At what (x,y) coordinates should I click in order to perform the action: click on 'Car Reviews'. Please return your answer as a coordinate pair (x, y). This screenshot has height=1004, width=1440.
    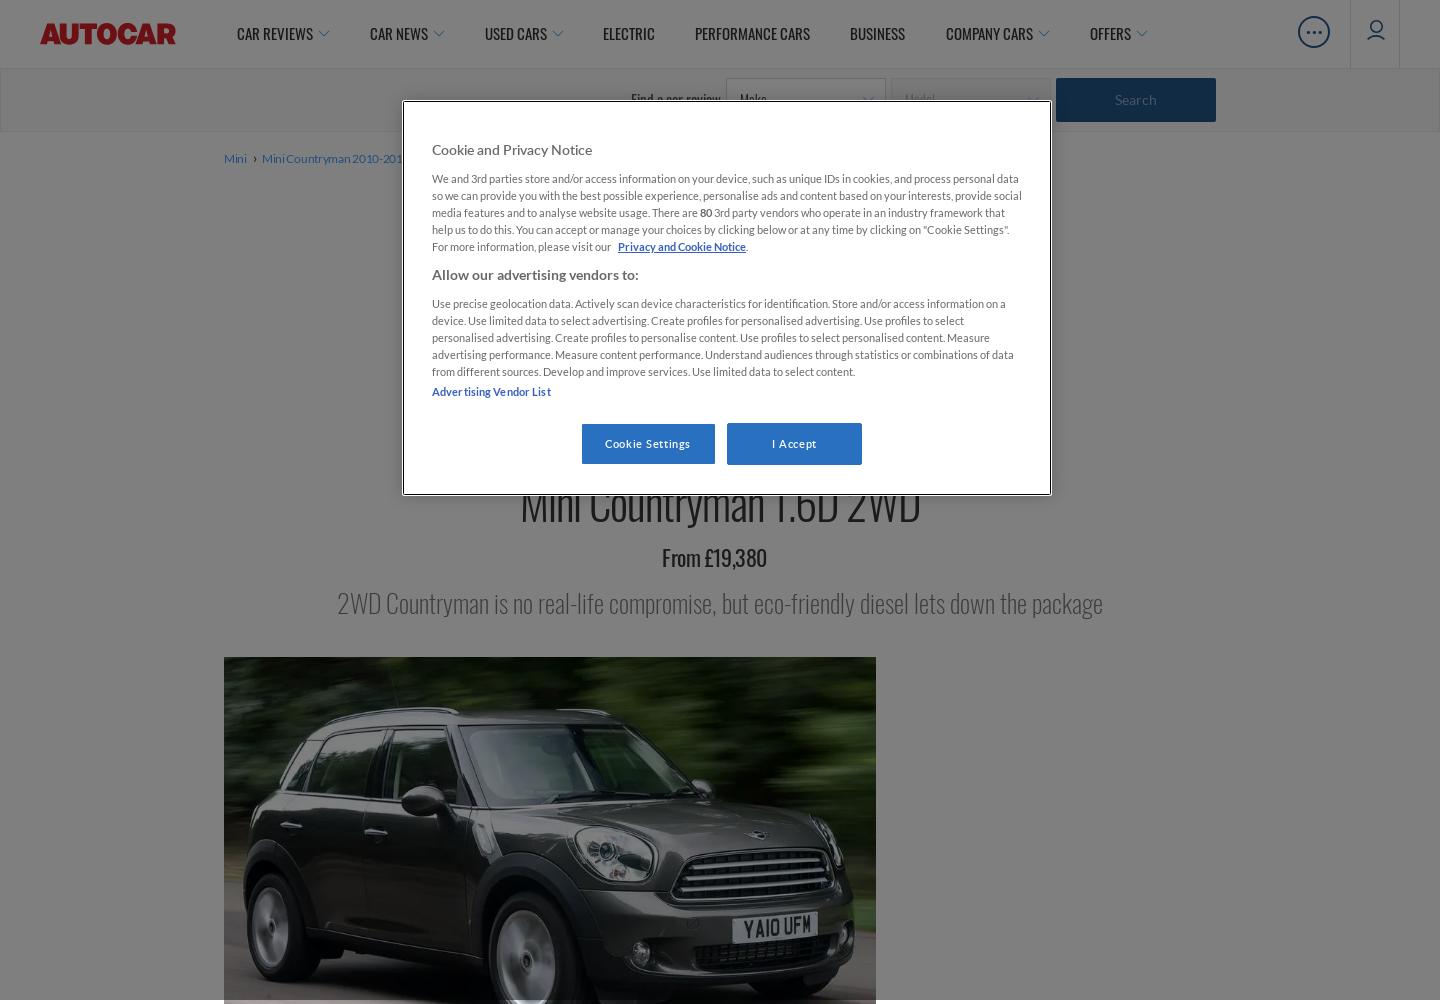
    Looking at the image, I should click on (274, 33).